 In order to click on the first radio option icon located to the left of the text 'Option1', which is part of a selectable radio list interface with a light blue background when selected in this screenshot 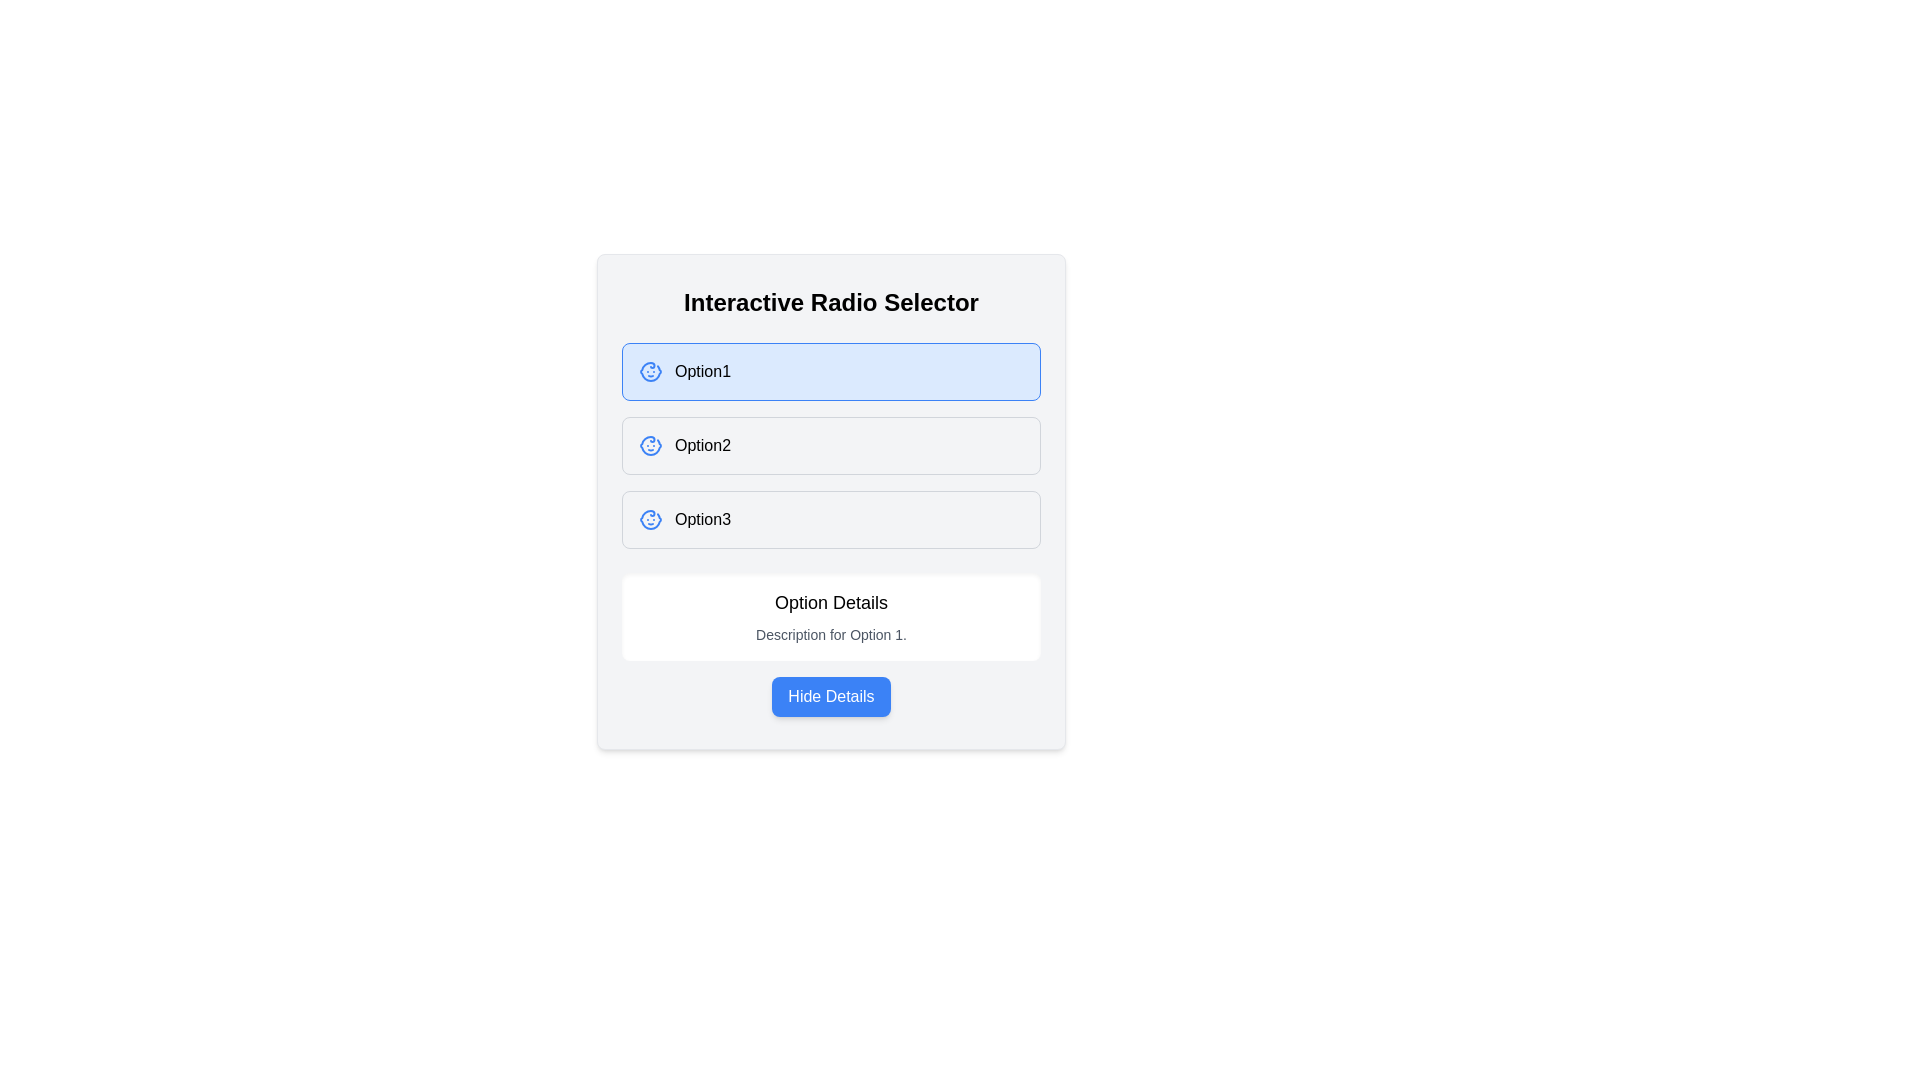, I will do `click(651, 371)`.